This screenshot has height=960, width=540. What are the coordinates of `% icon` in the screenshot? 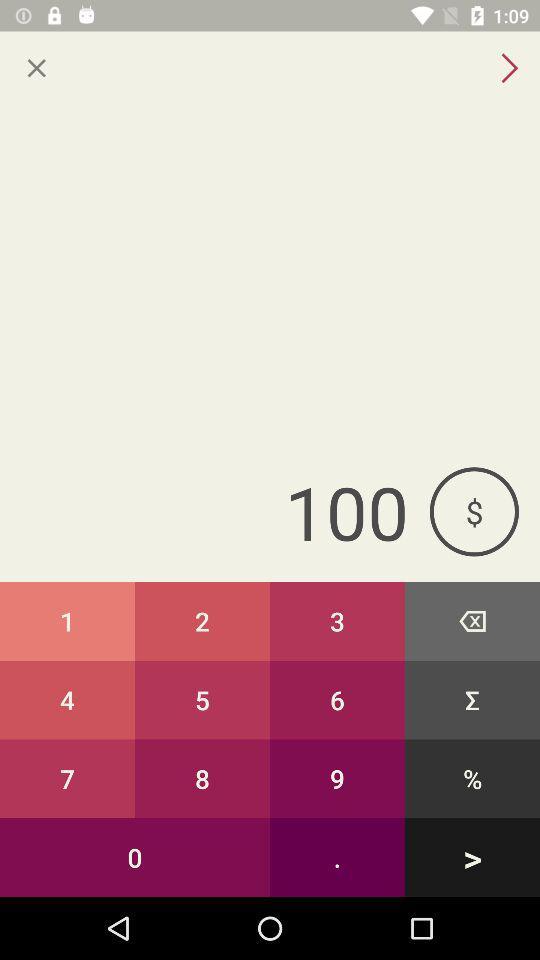 It's located at (472, 777).